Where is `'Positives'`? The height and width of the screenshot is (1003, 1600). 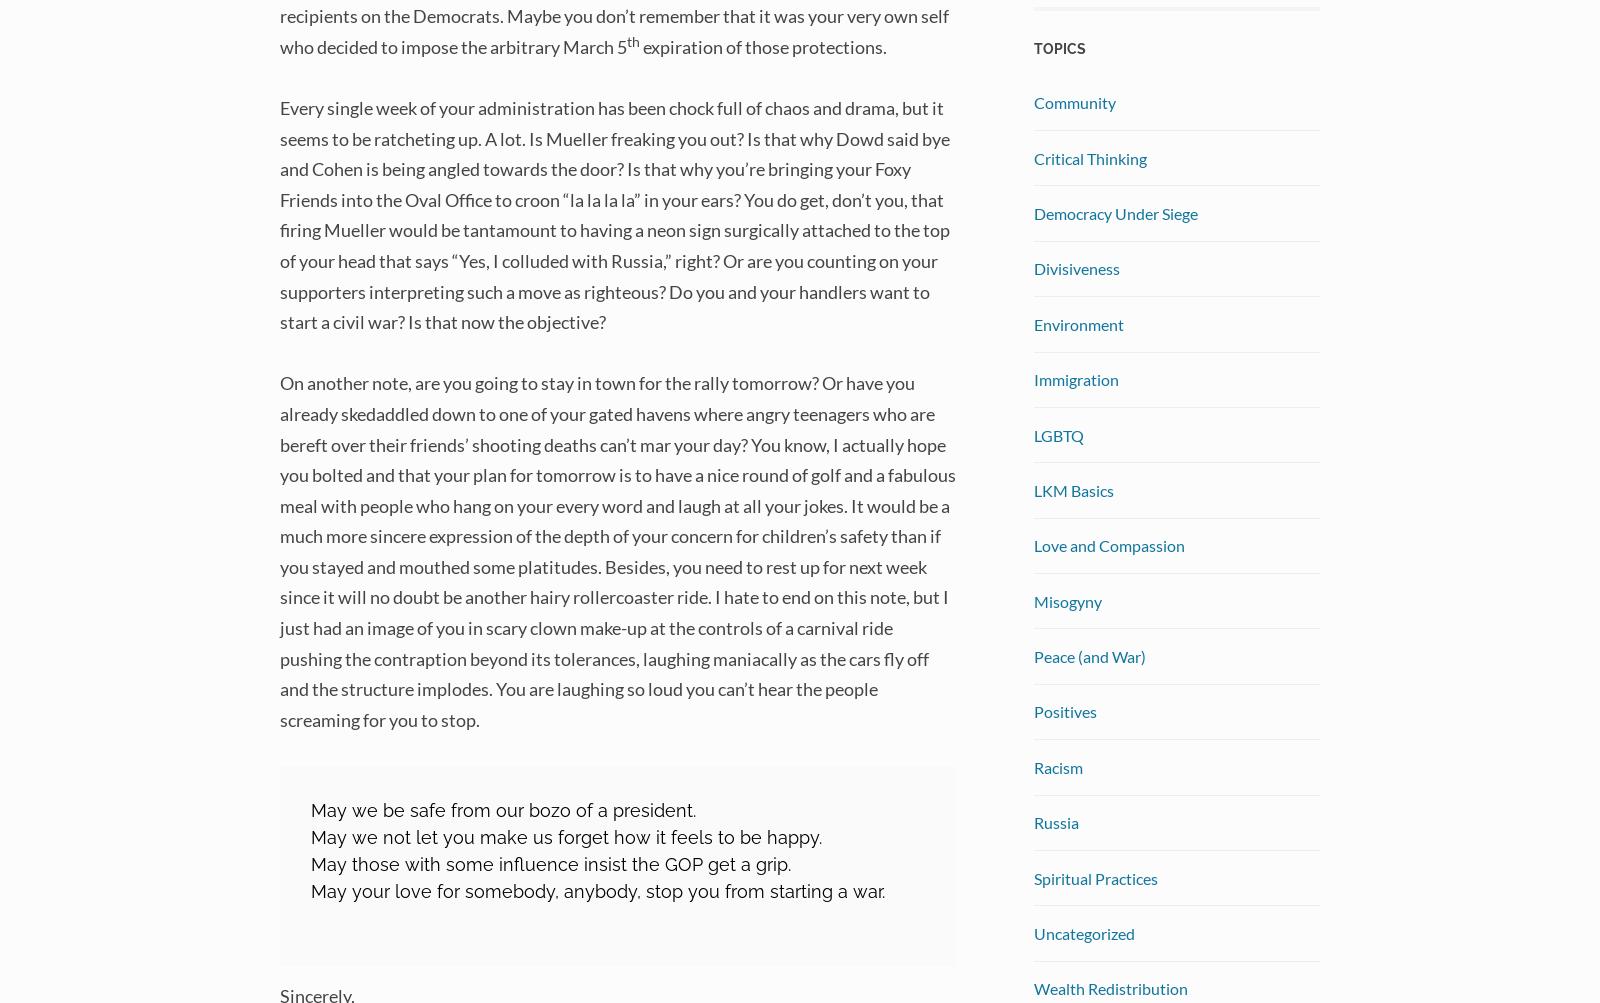 'Positives' is located at coordinates (1065, 710).